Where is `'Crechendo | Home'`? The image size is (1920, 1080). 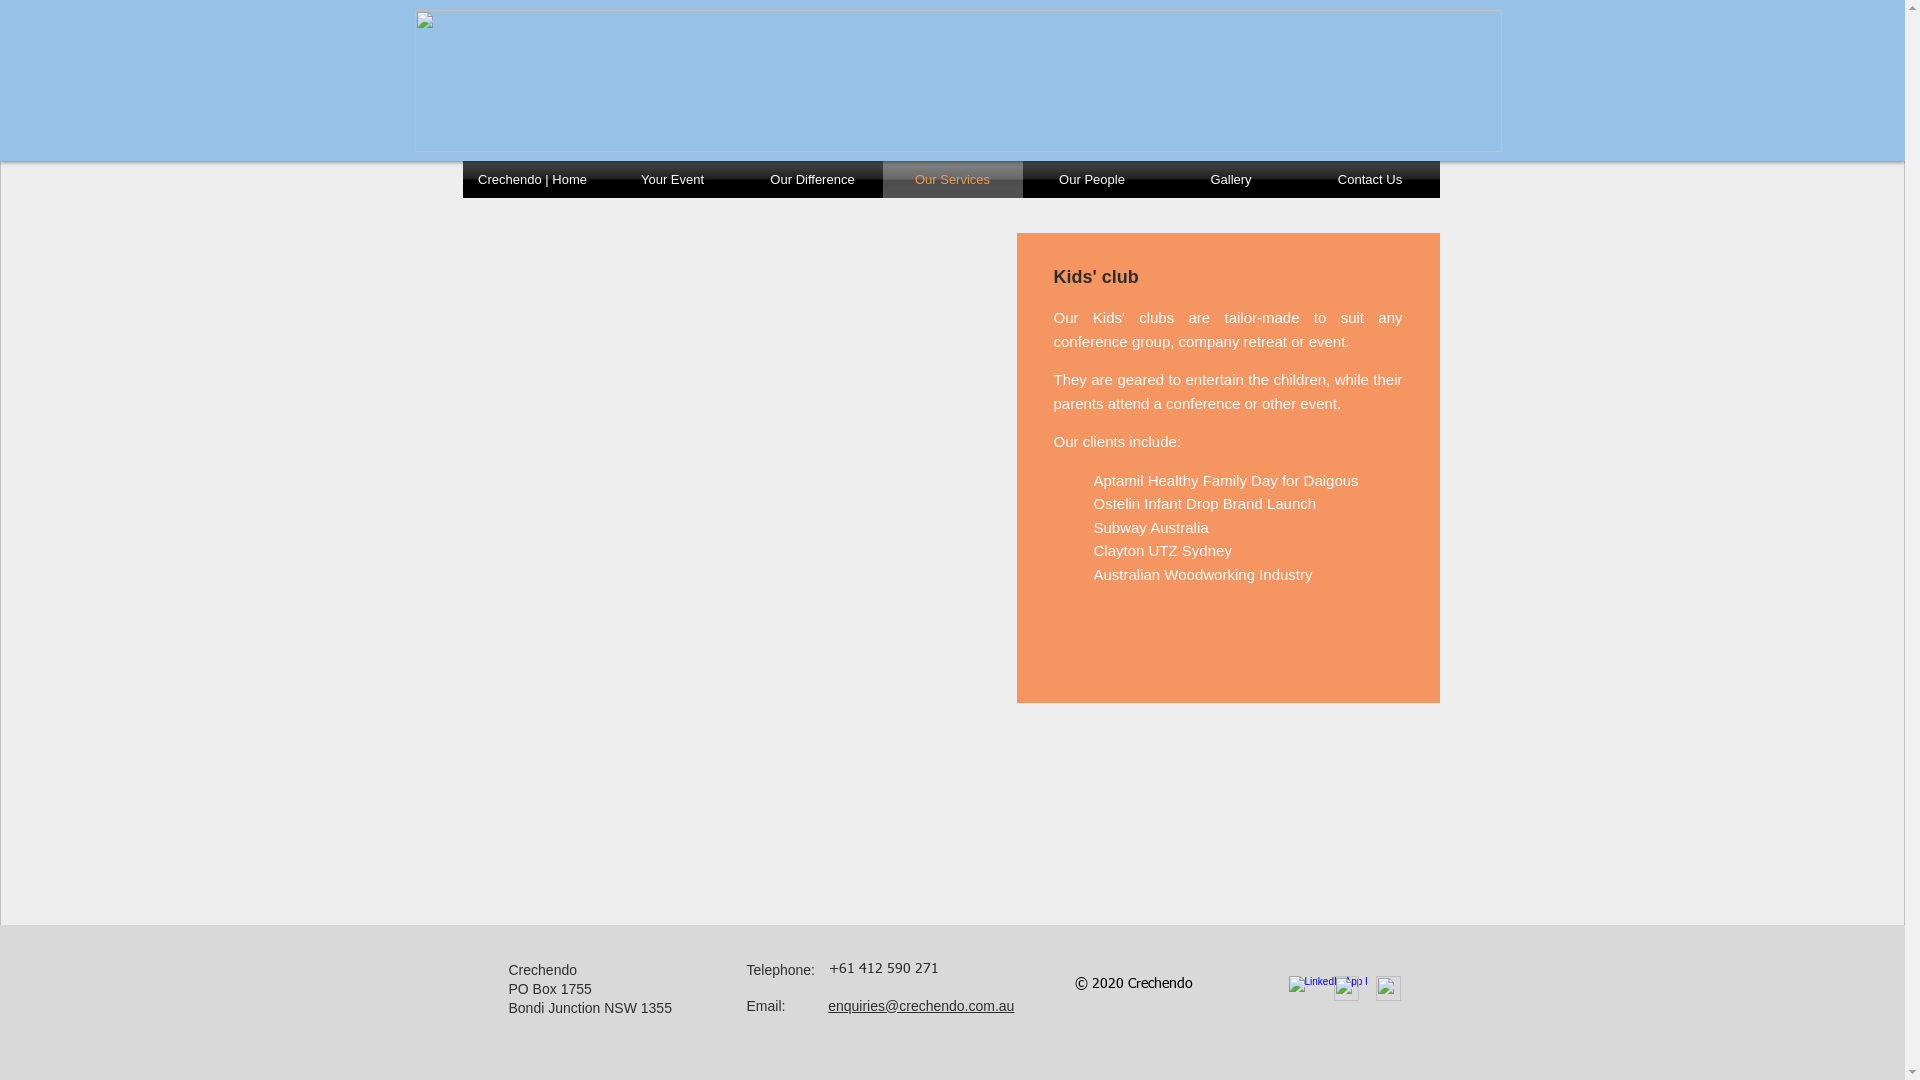
'Crechendo | Home' is located at coordinates (460, 178).